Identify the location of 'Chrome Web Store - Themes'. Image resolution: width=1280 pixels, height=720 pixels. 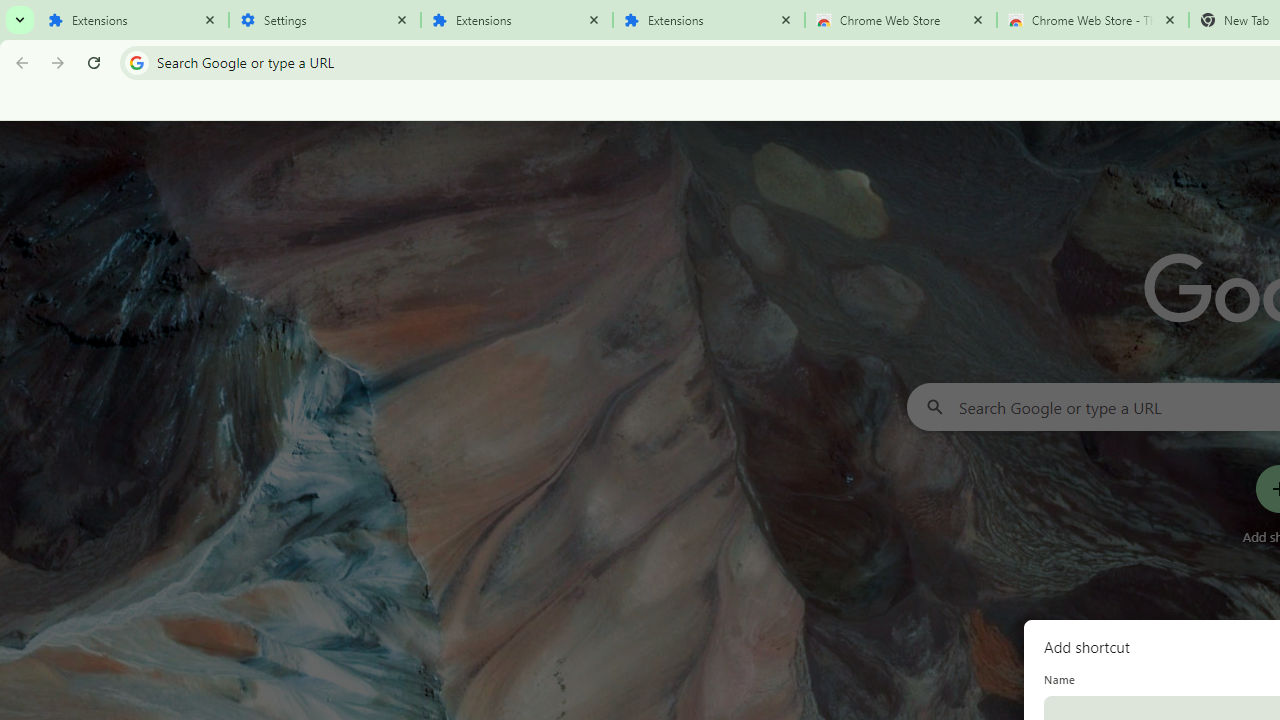
(1092, 20).